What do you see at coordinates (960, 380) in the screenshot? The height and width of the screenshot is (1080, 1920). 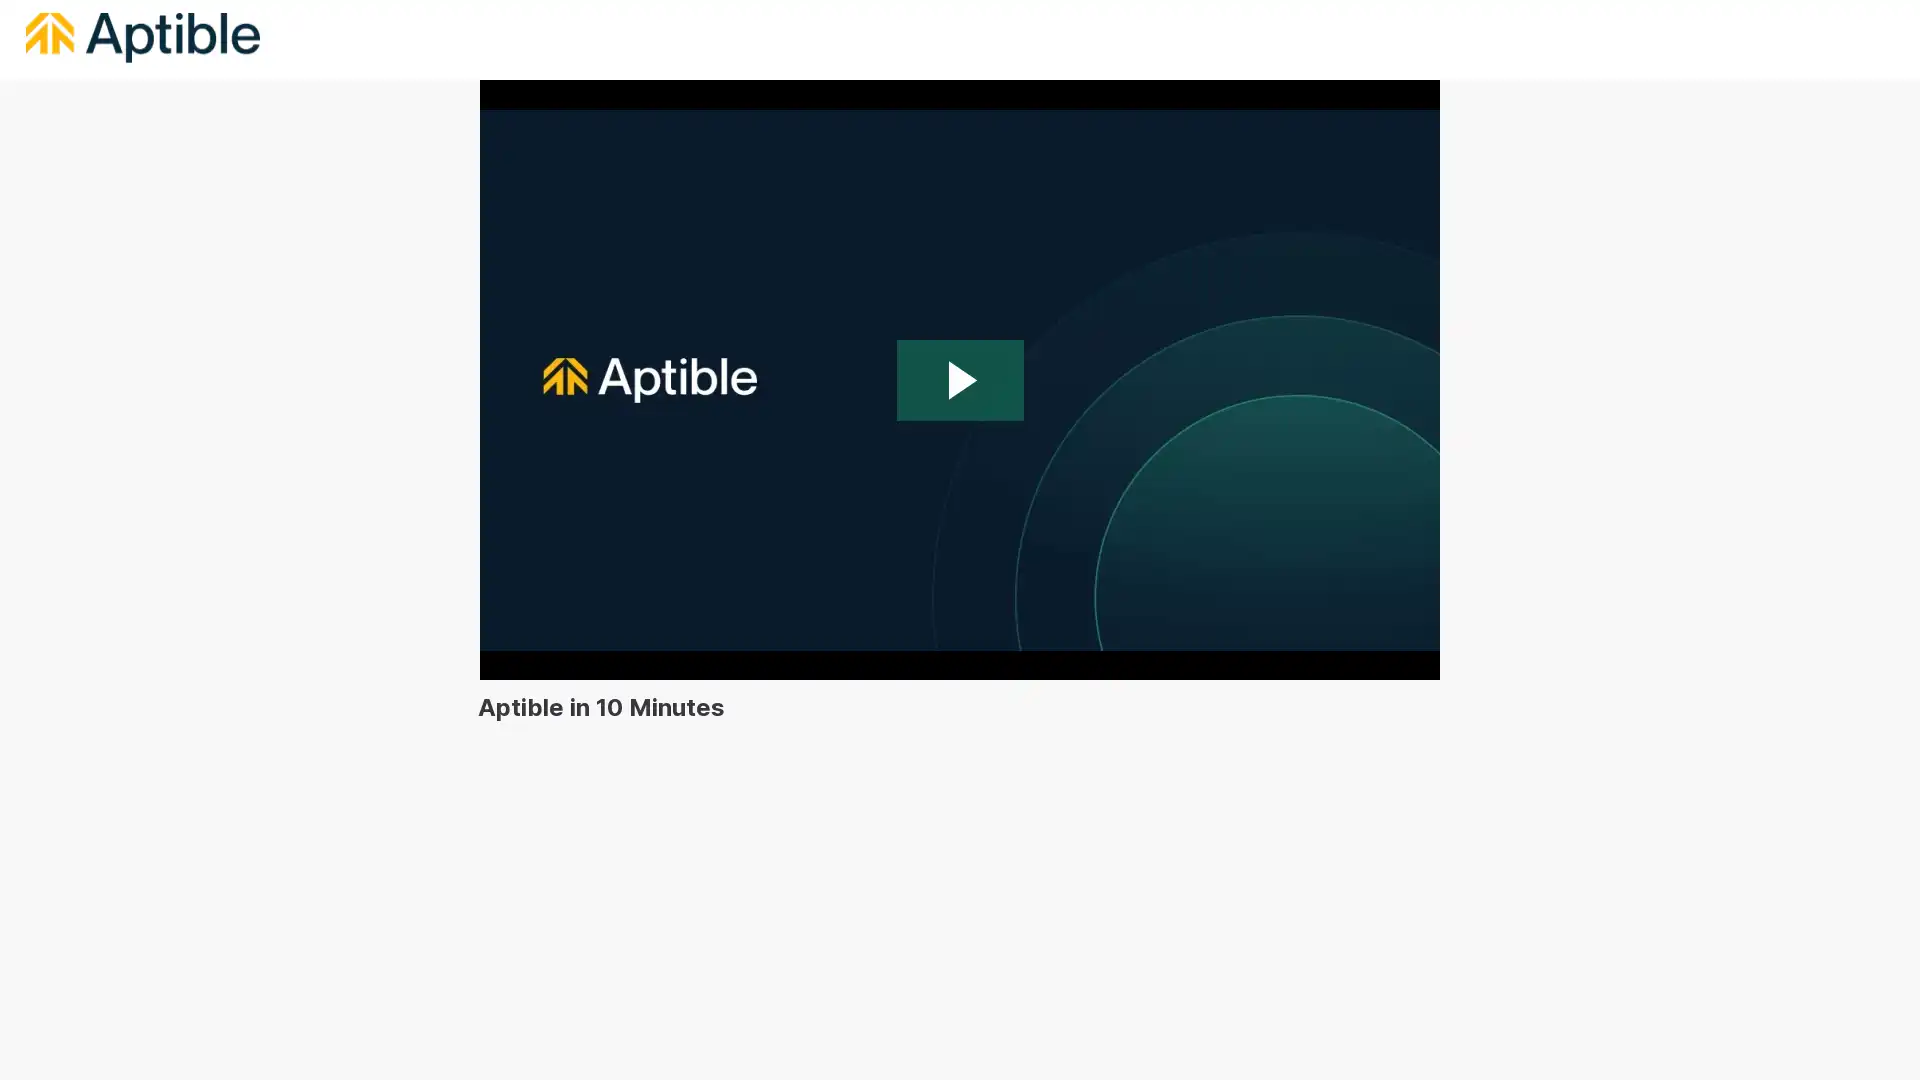 I see `Play` at bounding box center [960, 380].